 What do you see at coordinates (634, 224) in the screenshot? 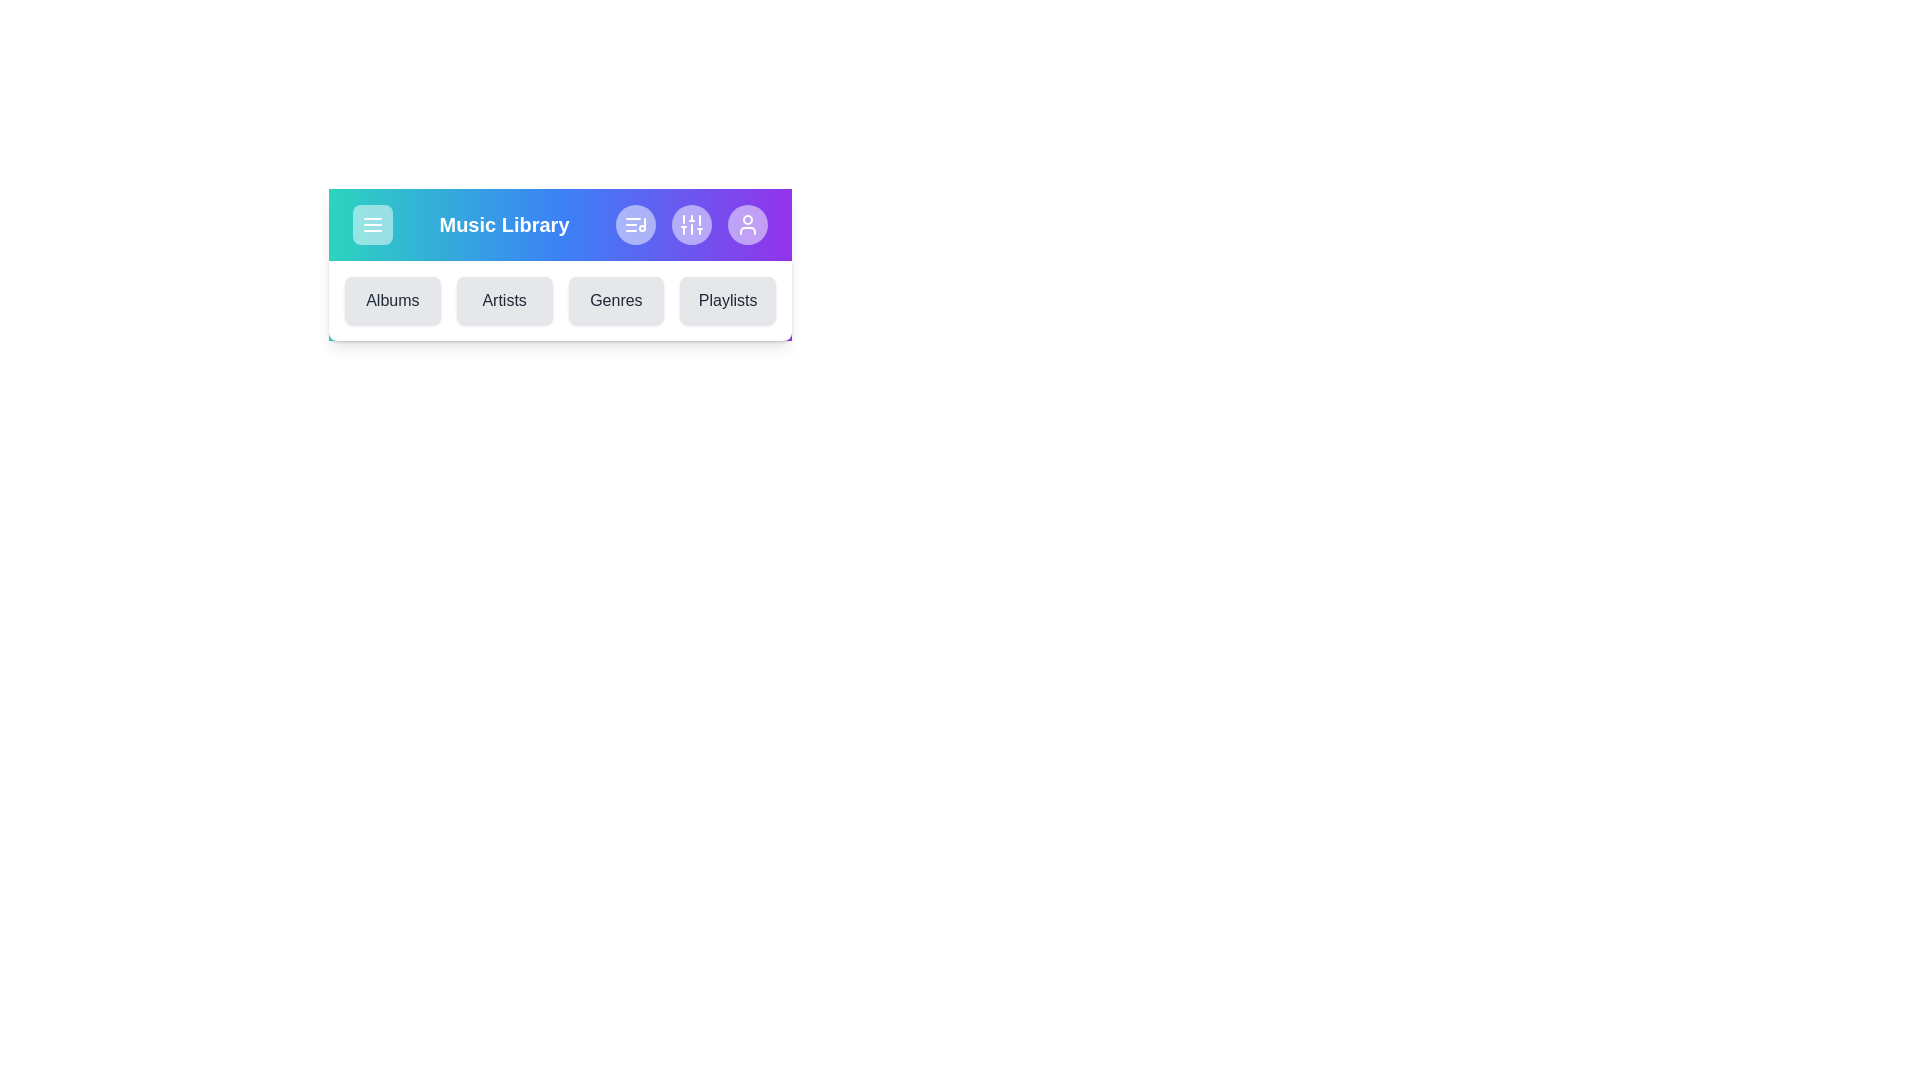
I see `the ListMusic icon in the navigation bar` at bounding box center [634, 224].